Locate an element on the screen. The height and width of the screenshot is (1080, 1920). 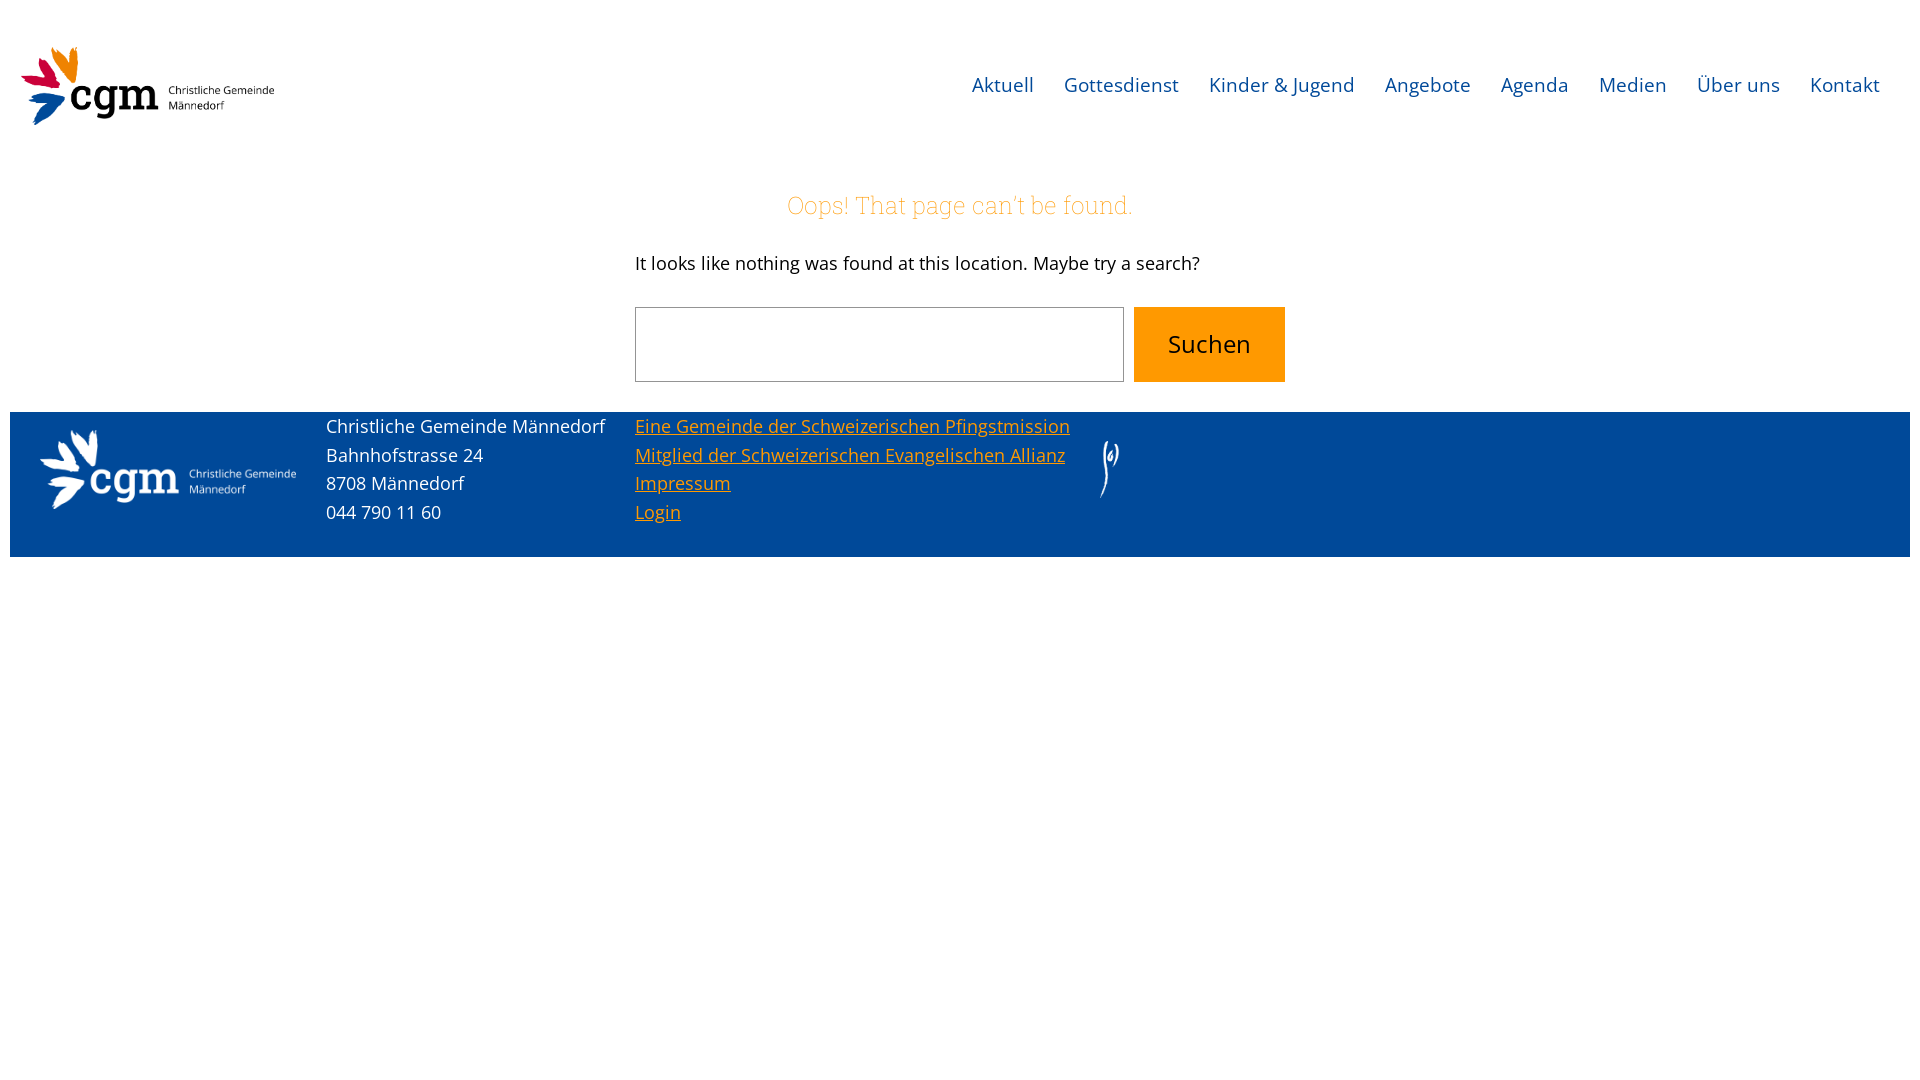
'Suchen' is located at coordinates (1208, 342).